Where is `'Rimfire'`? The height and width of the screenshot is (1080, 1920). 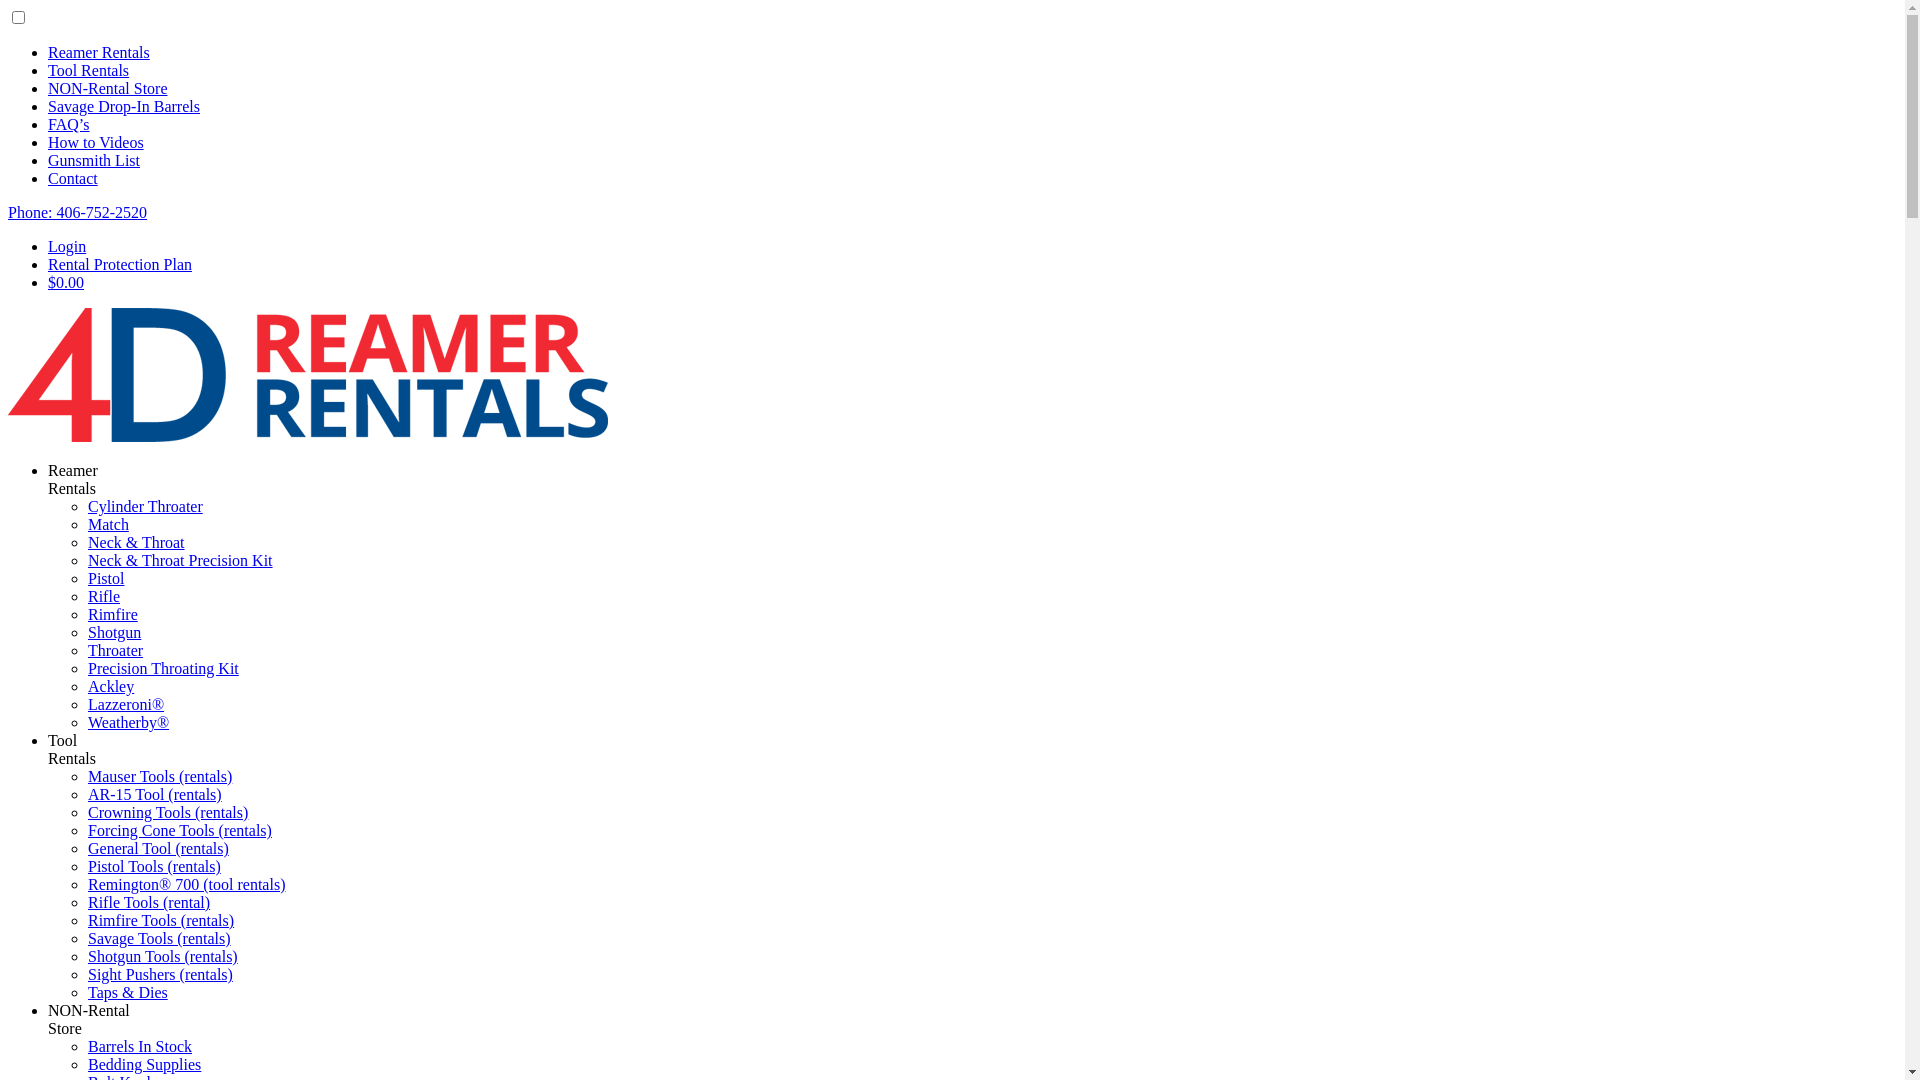
'Rimfire' is located at coordinates (86, 613).